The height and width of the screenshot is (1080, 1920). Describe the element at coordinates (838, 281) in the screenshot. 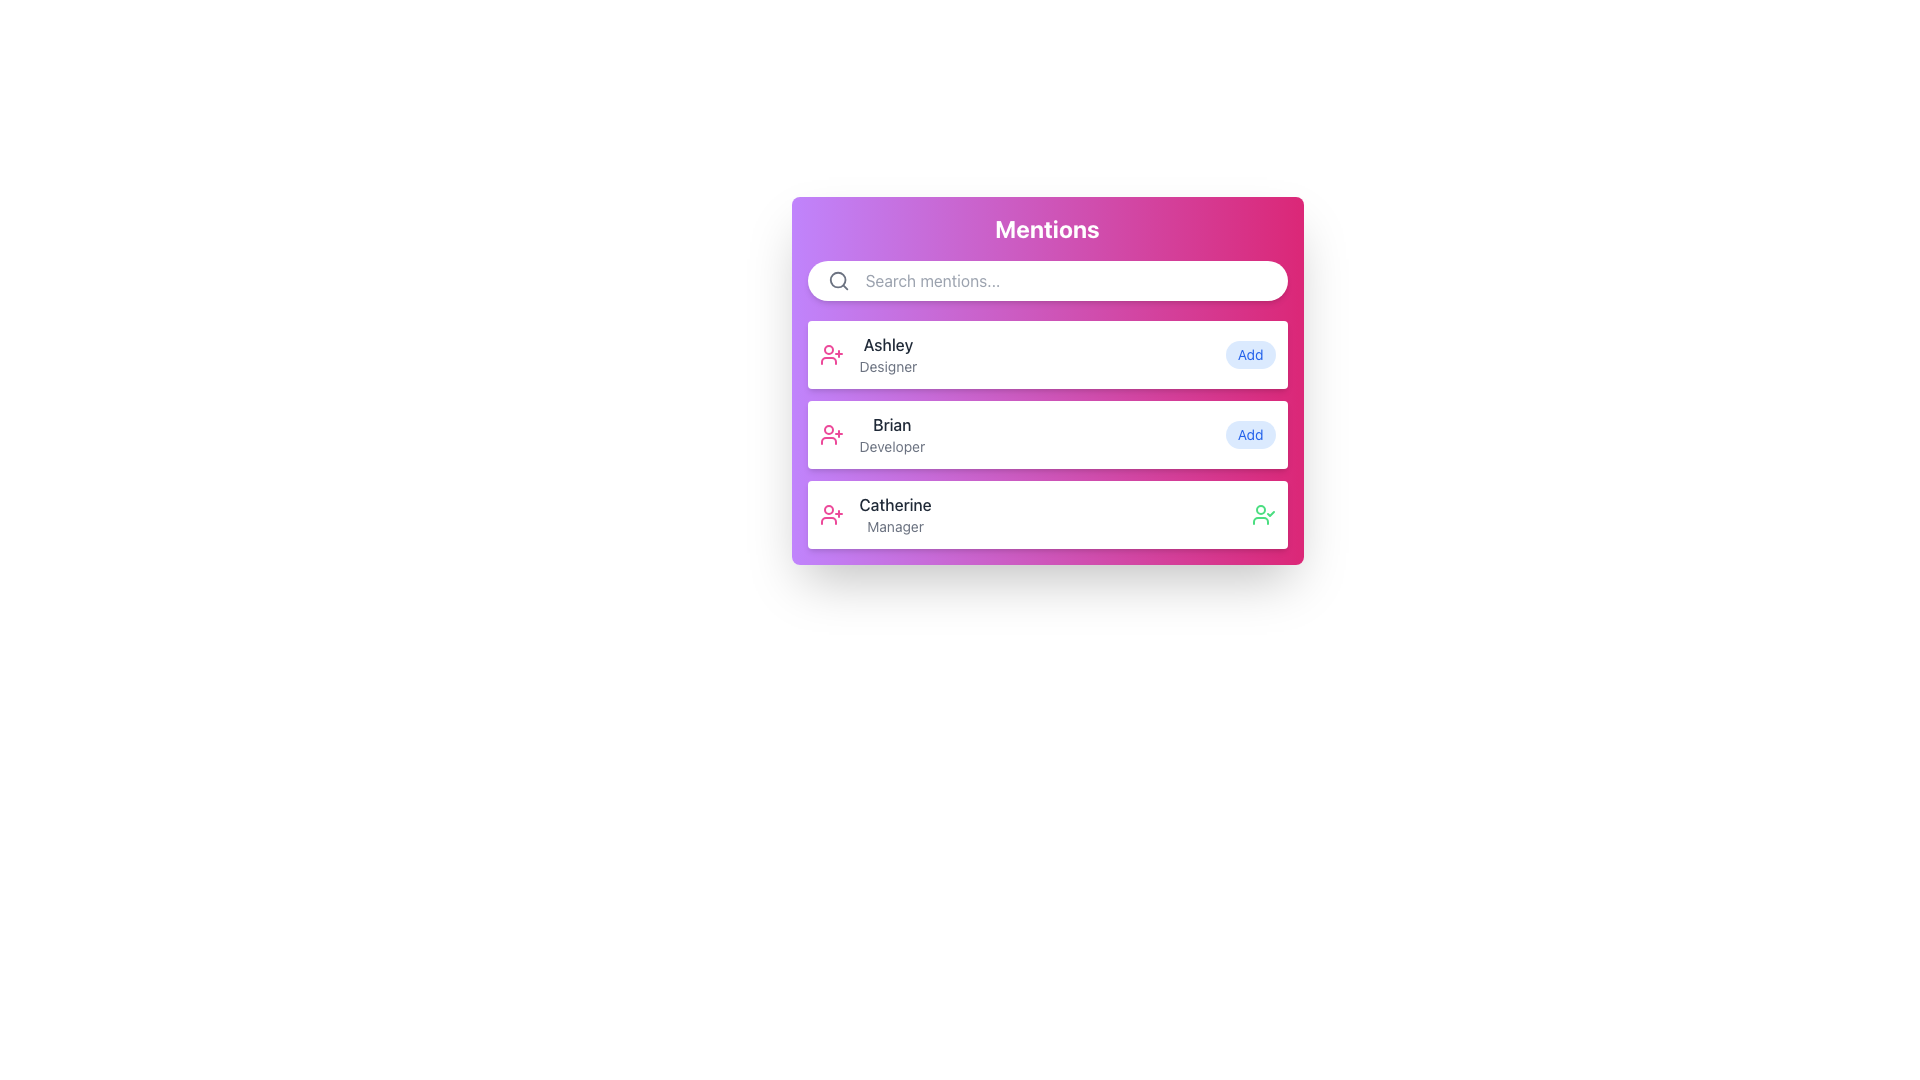

I see `the magnifying glass icon that indicates the search functionality, located to the left of the 'Search mentions...' text in the rounded search bar` at that location.